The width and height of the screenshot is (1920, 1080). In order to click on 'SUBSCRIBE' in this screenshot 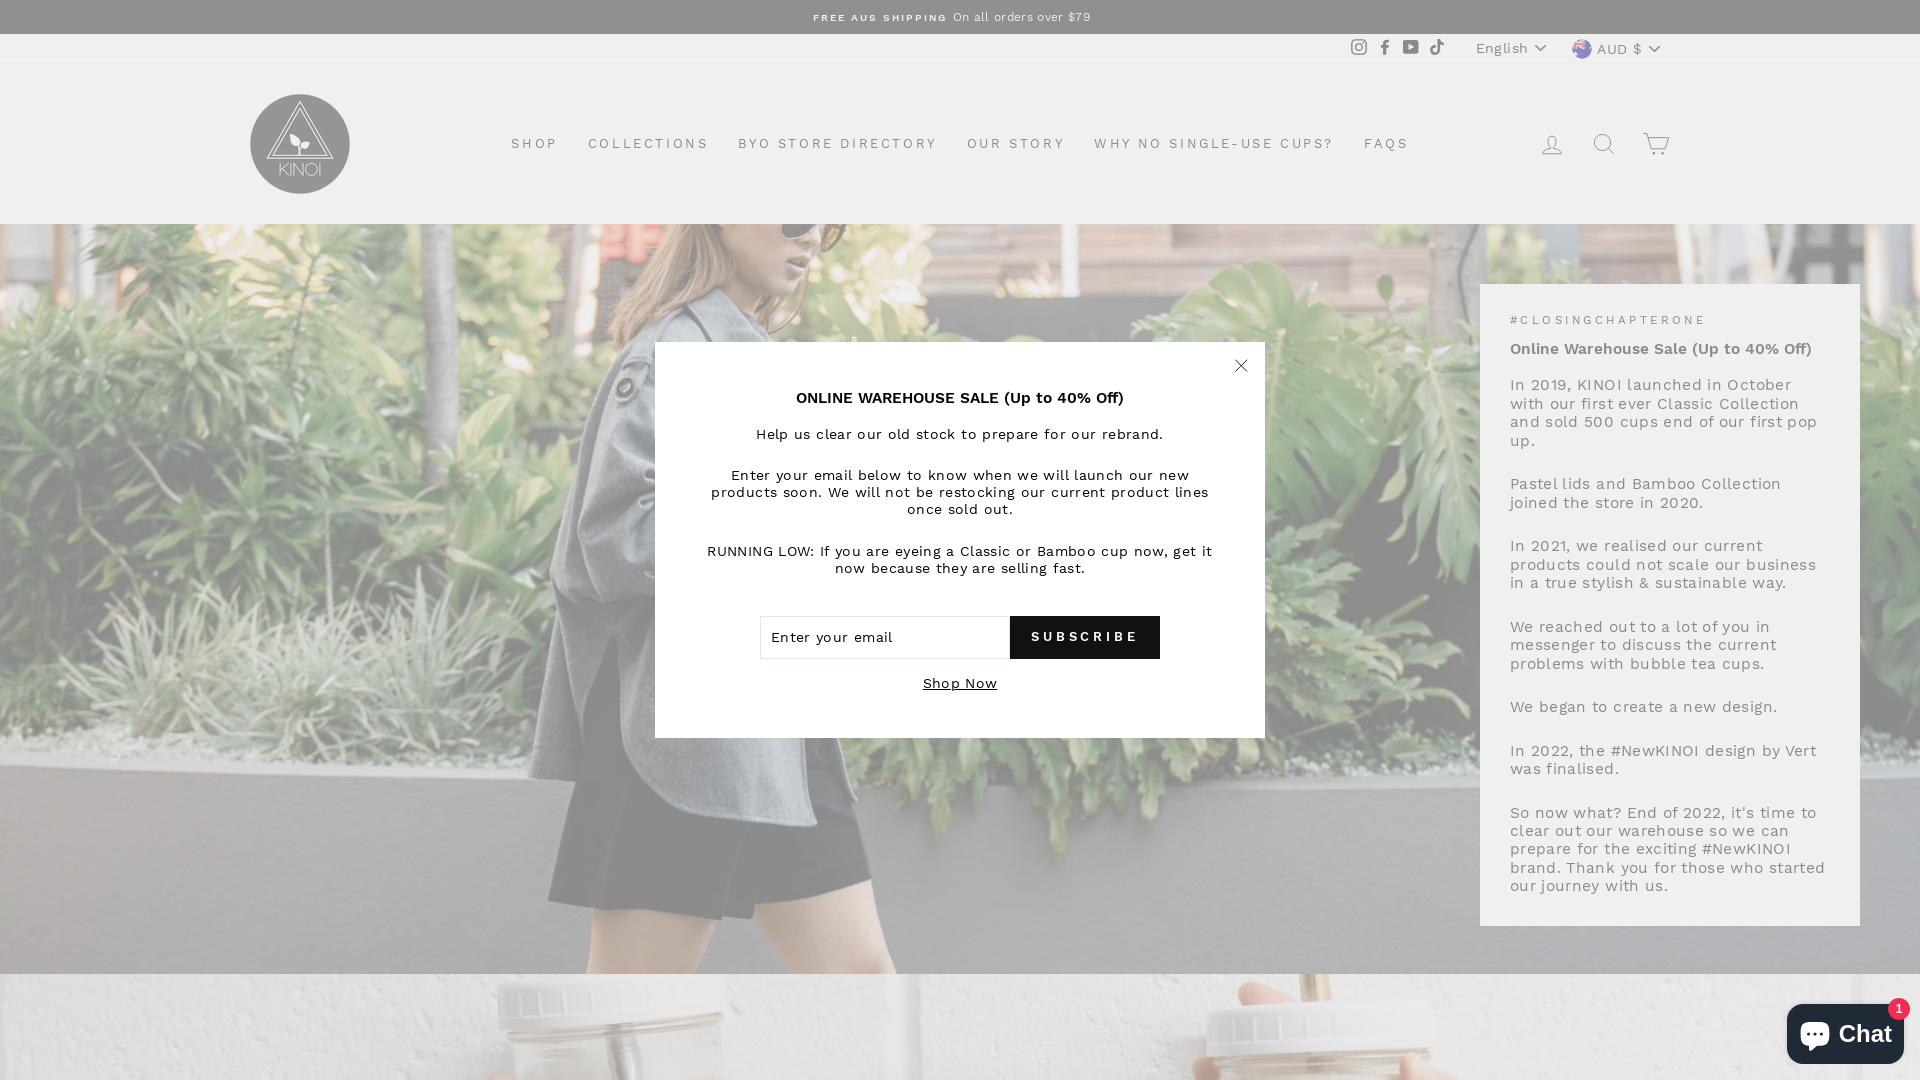, I will do `click(1083, 636)`.